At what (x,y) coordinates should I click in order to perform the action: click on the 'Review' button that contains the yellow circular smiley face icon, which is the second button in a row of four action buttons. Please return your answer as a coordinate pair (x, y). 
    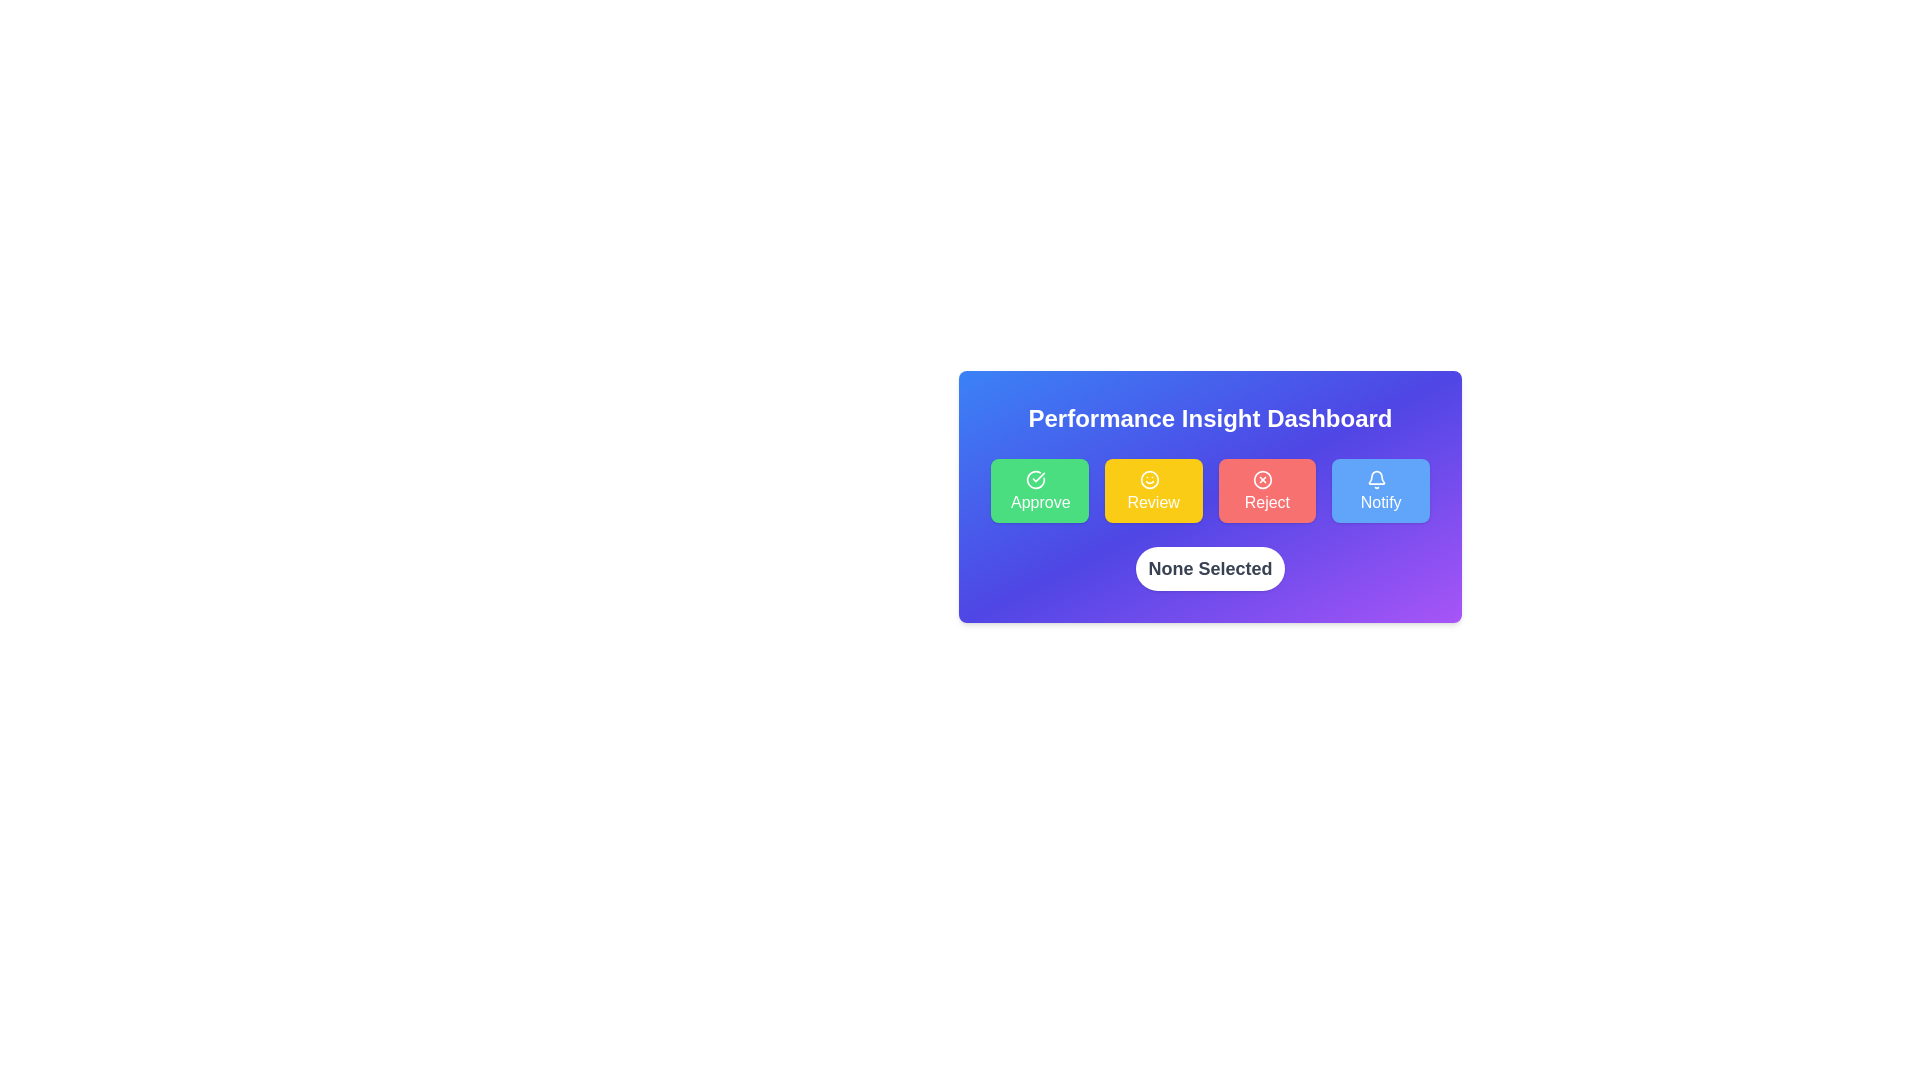
    Looking at the image, I should click on (1149, 479).